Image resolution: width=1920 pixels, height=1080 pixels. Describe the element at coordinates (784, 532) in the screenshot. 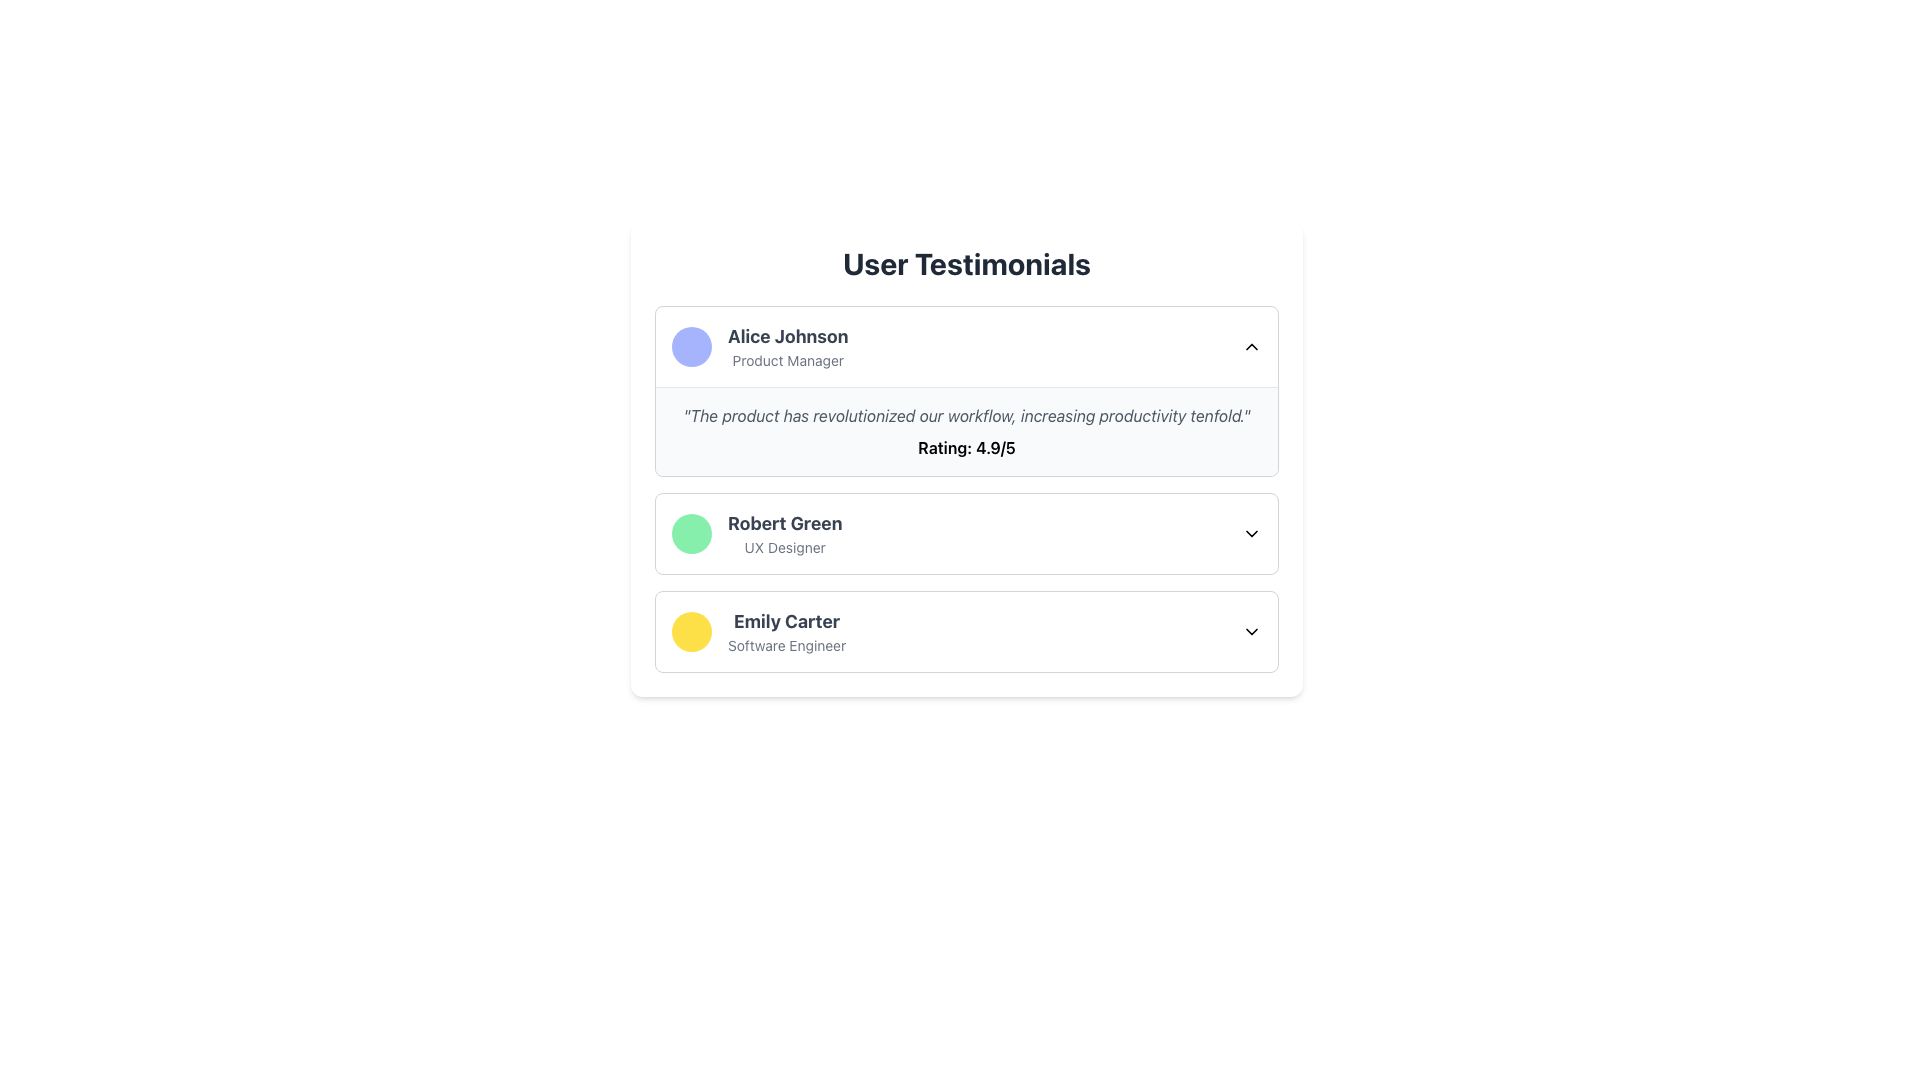

I see `the testimonial header displaying 'Robert Green' as 'UX Designer', located between testimonials from 'Alice Johnson' and 'Emily Carter', with a circular green icon on the left` at that location.